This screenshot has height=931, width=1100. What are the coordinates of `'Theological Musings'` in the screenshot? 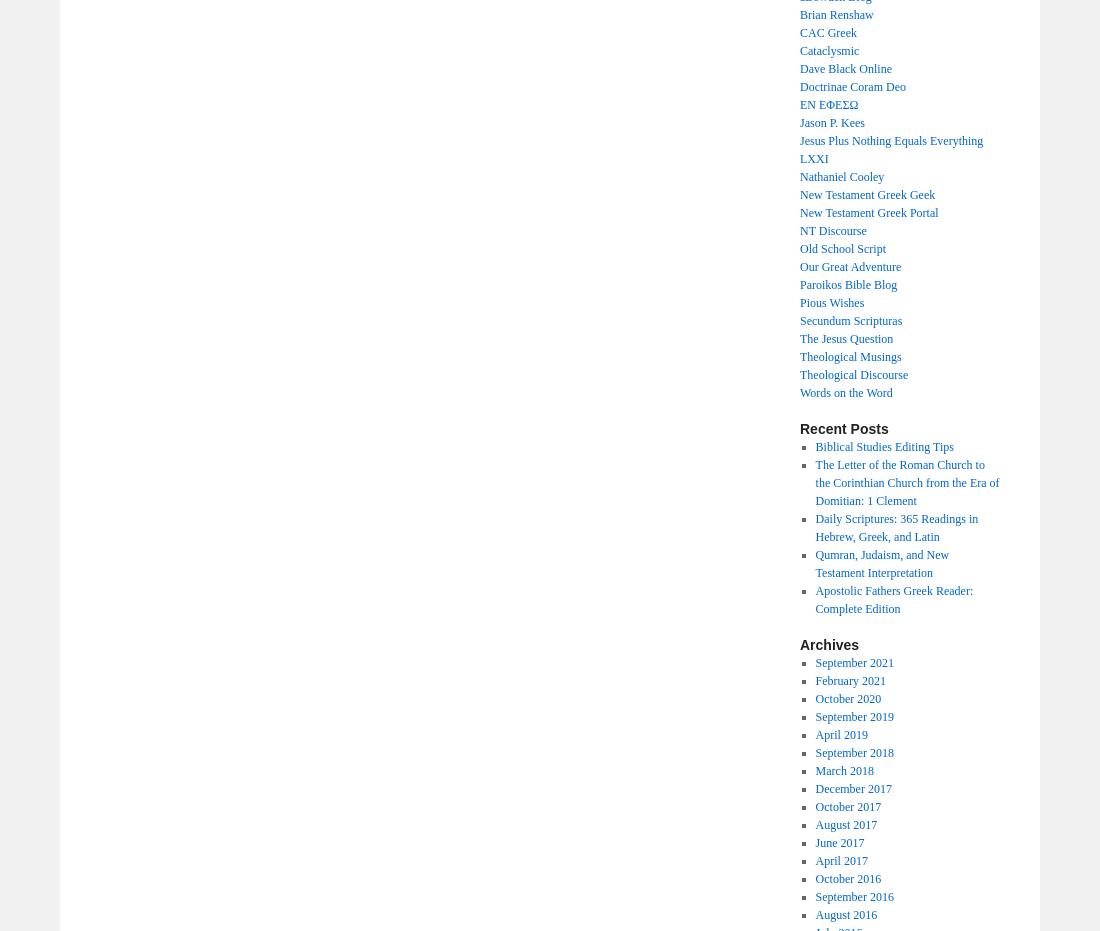 It's located at (800, 357).